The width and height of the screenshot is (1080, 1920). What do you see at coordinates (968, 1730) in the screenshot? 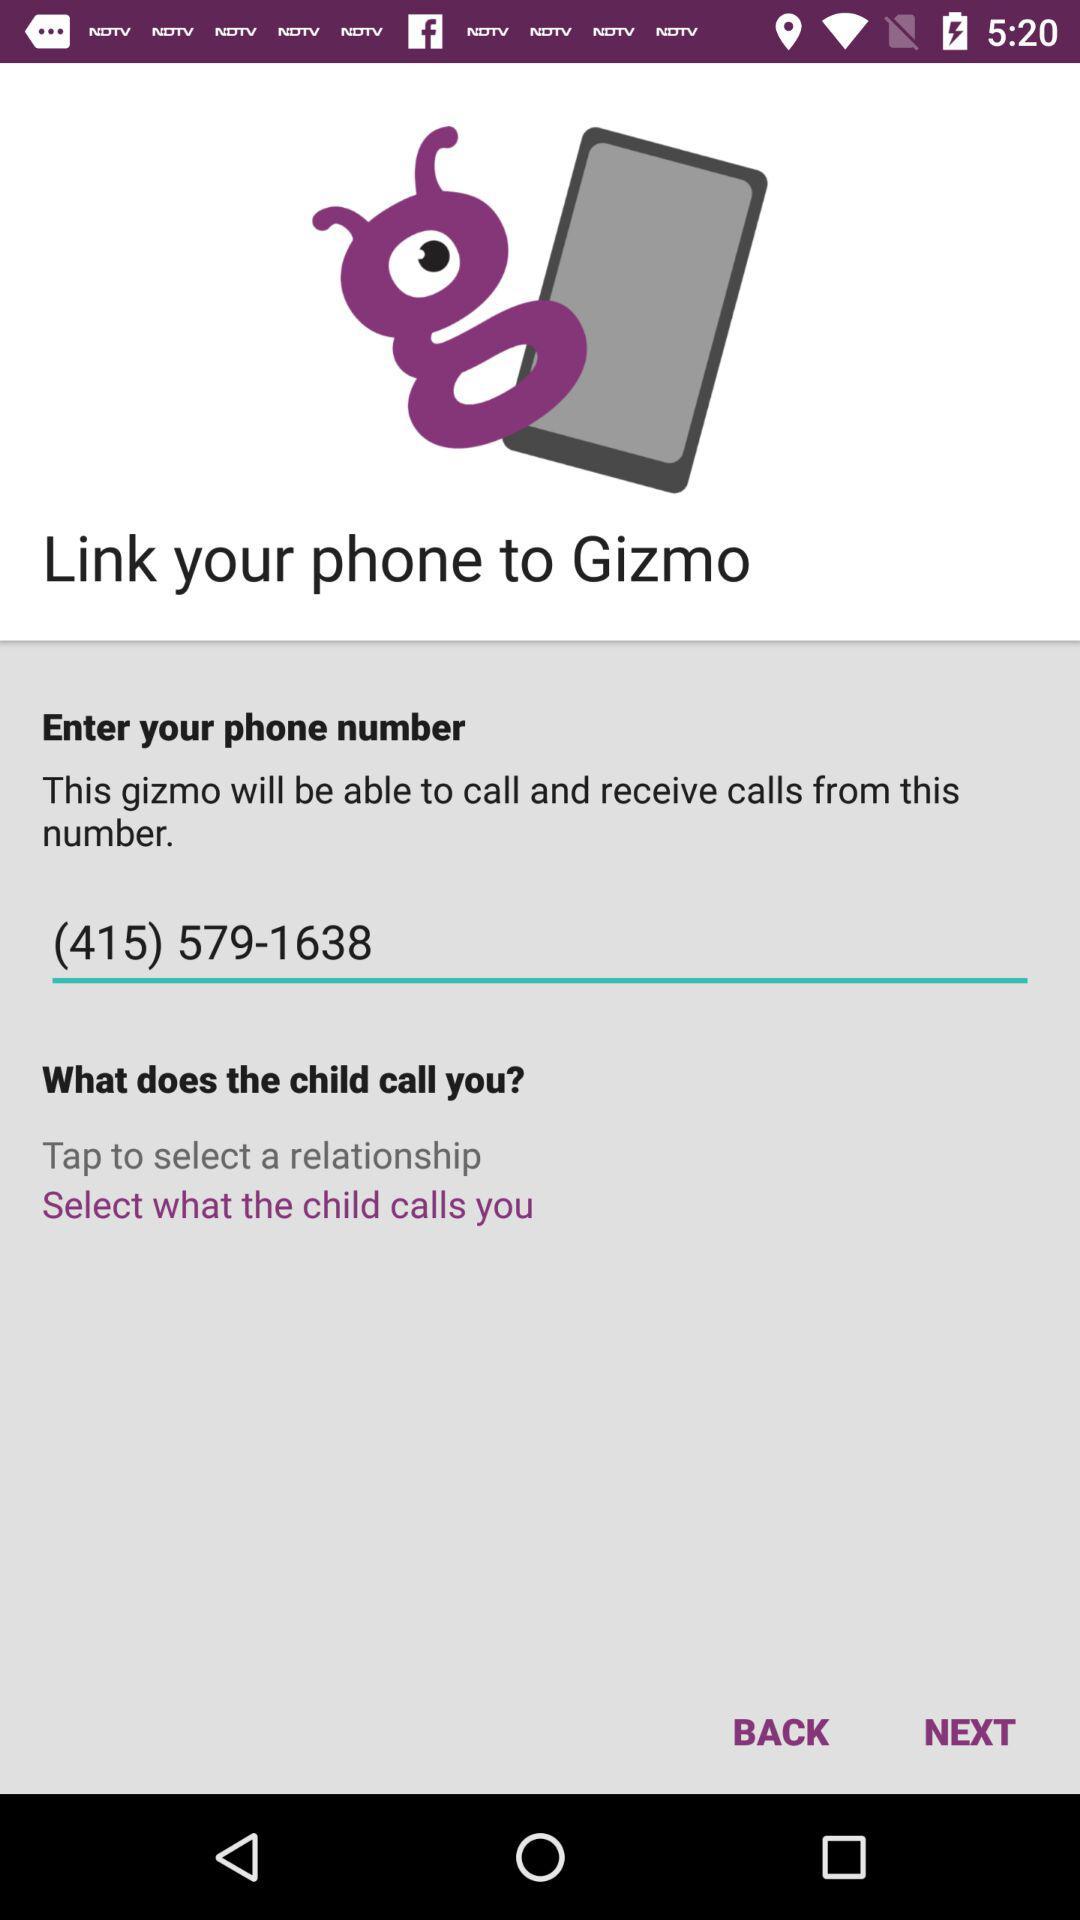
I see `item next to back icon` at bounding box center [968, 1730].